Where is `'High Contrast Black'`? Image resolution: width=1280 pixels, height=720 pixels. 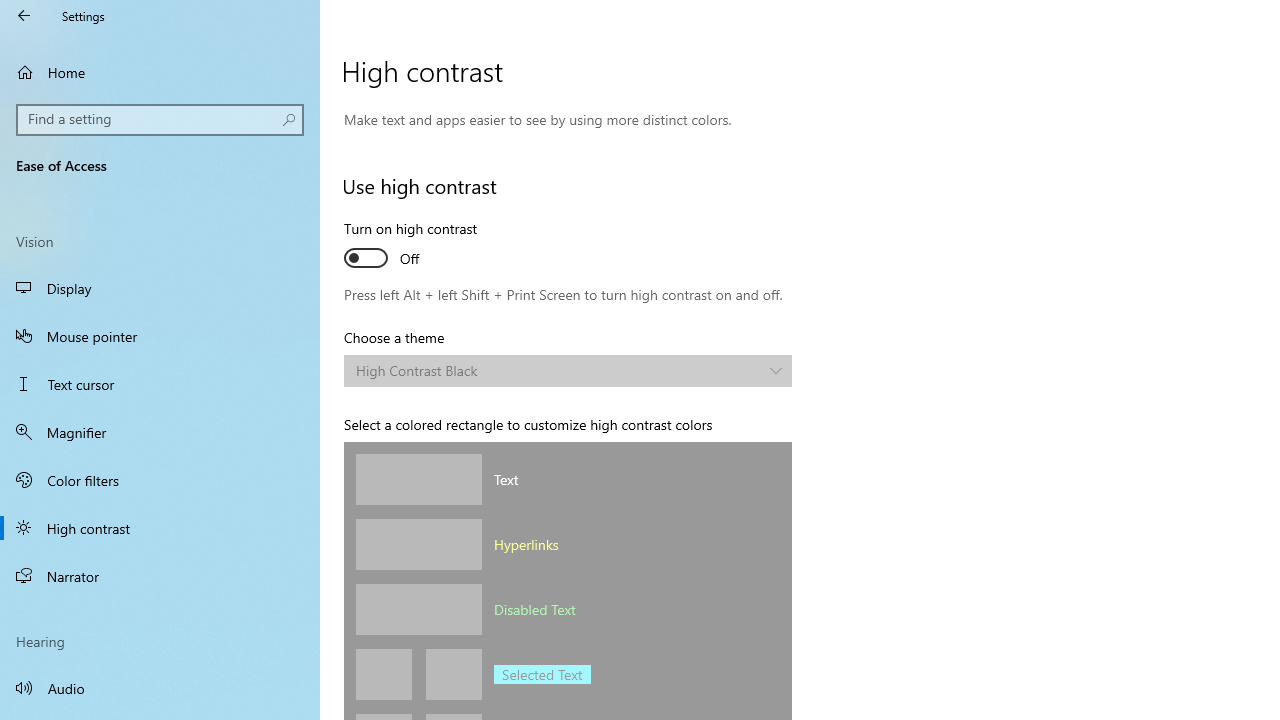 'High Contrast Black' is located at coordinates (558, 370).